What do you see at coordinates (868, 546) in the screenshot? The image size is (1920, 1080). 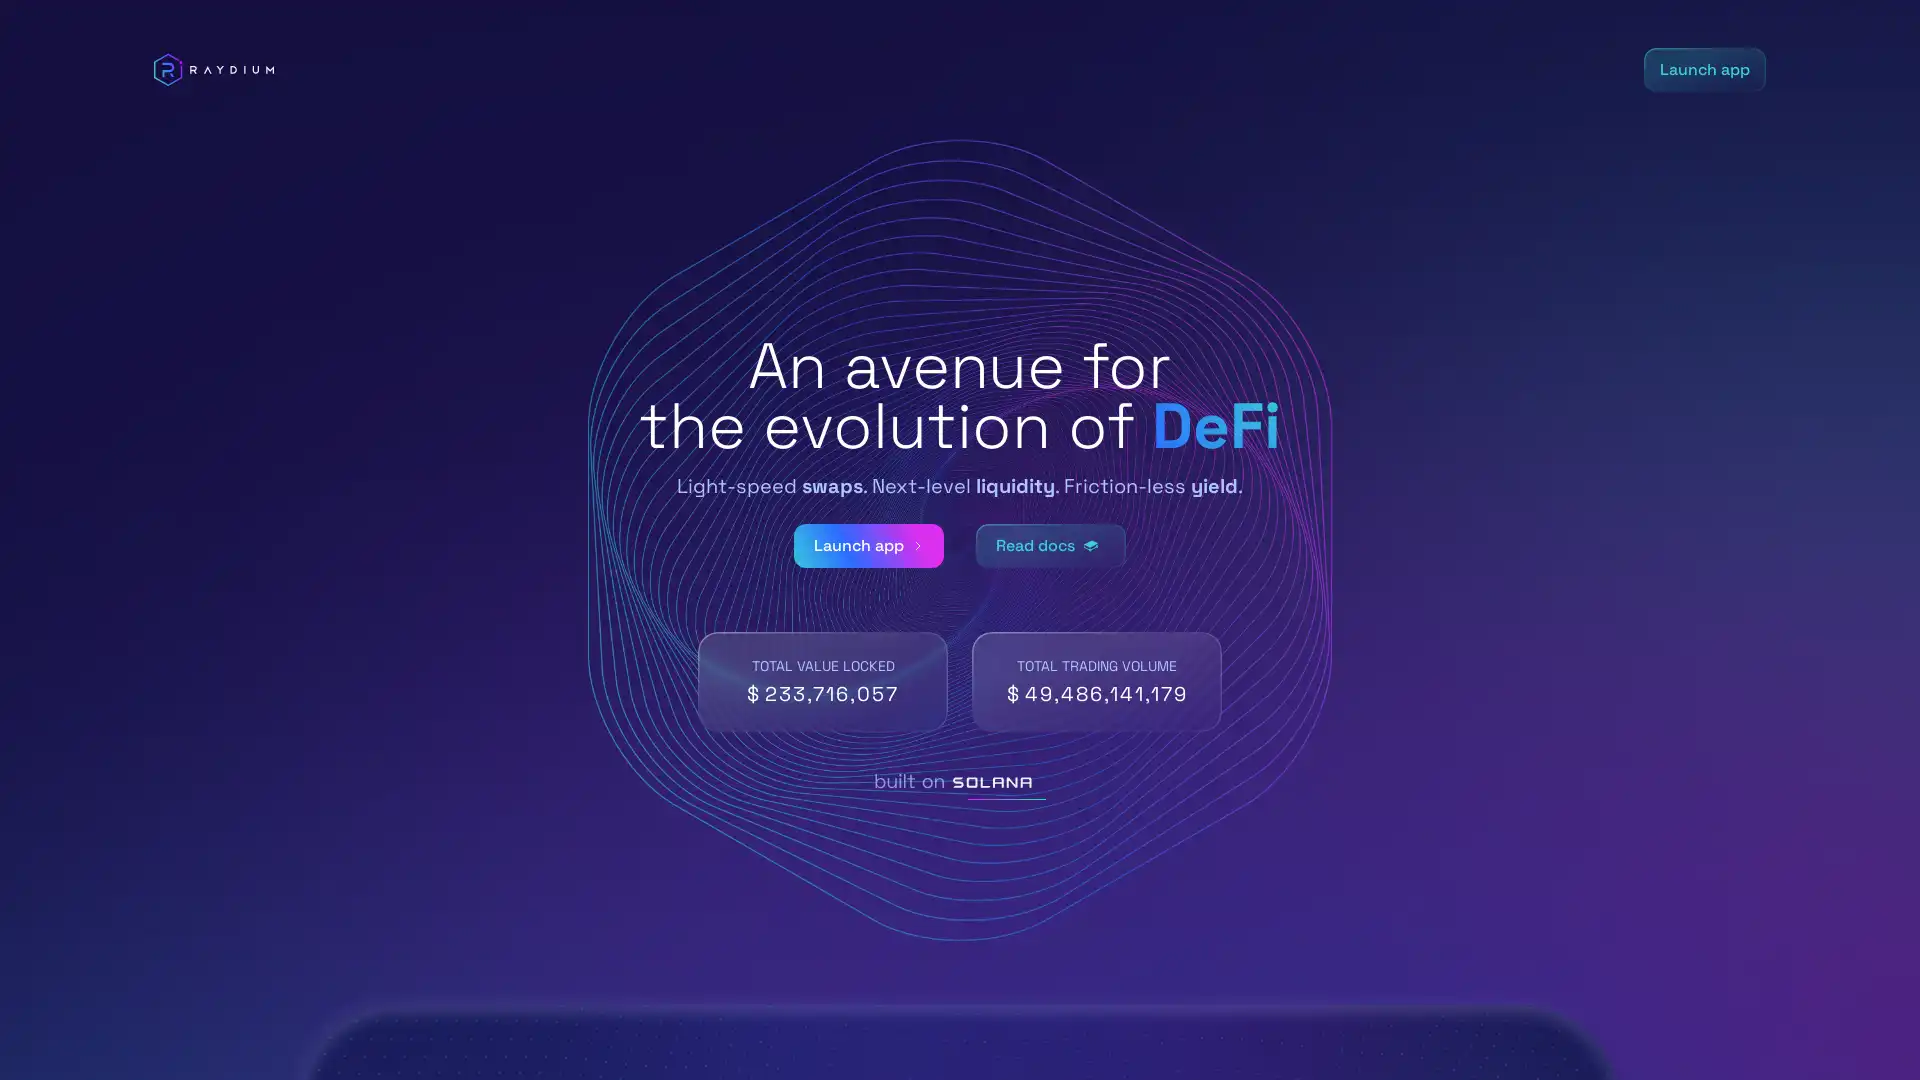 I see `Launch app` at bounding box center [868, 546].